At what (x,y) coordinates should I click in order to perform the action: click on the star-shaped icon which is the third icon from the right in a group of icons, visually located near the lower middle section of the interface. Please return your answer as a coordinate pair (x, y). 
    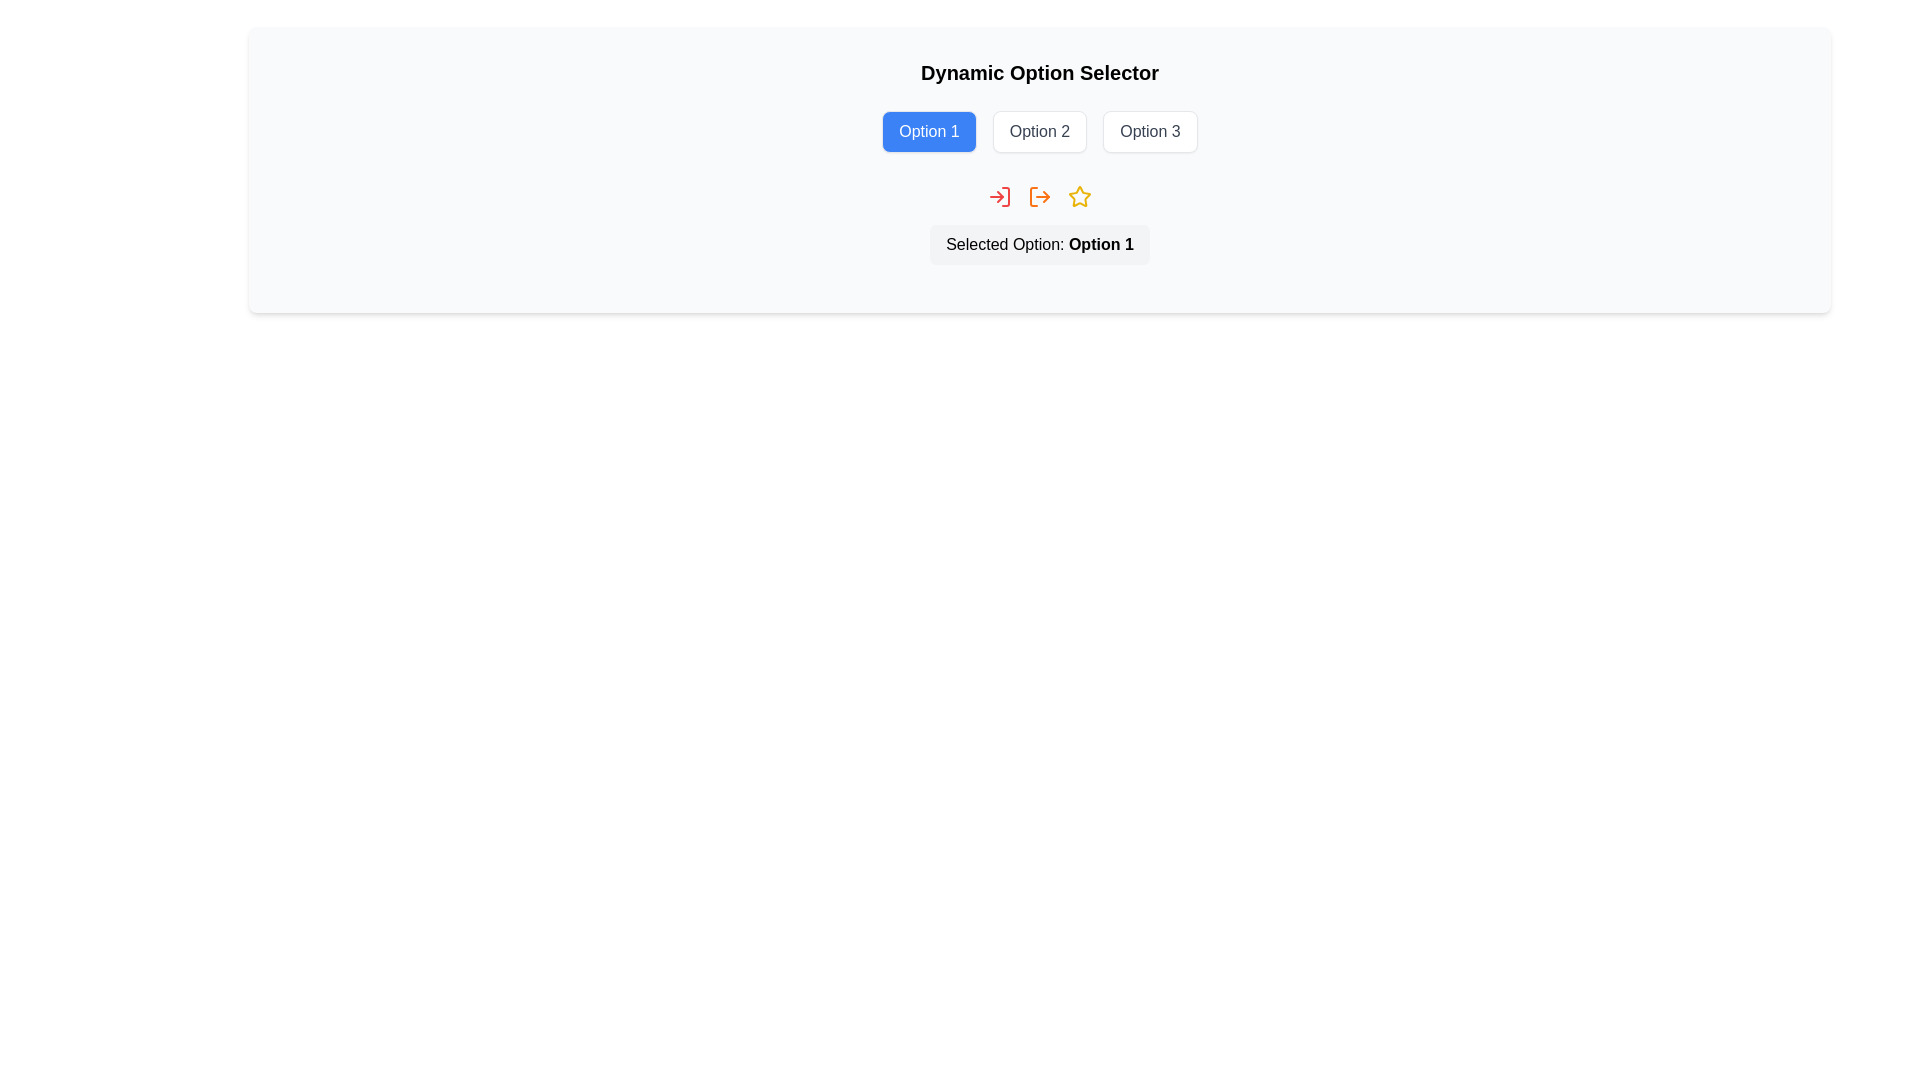
    Looking at the image, I should click on (1079, 196).